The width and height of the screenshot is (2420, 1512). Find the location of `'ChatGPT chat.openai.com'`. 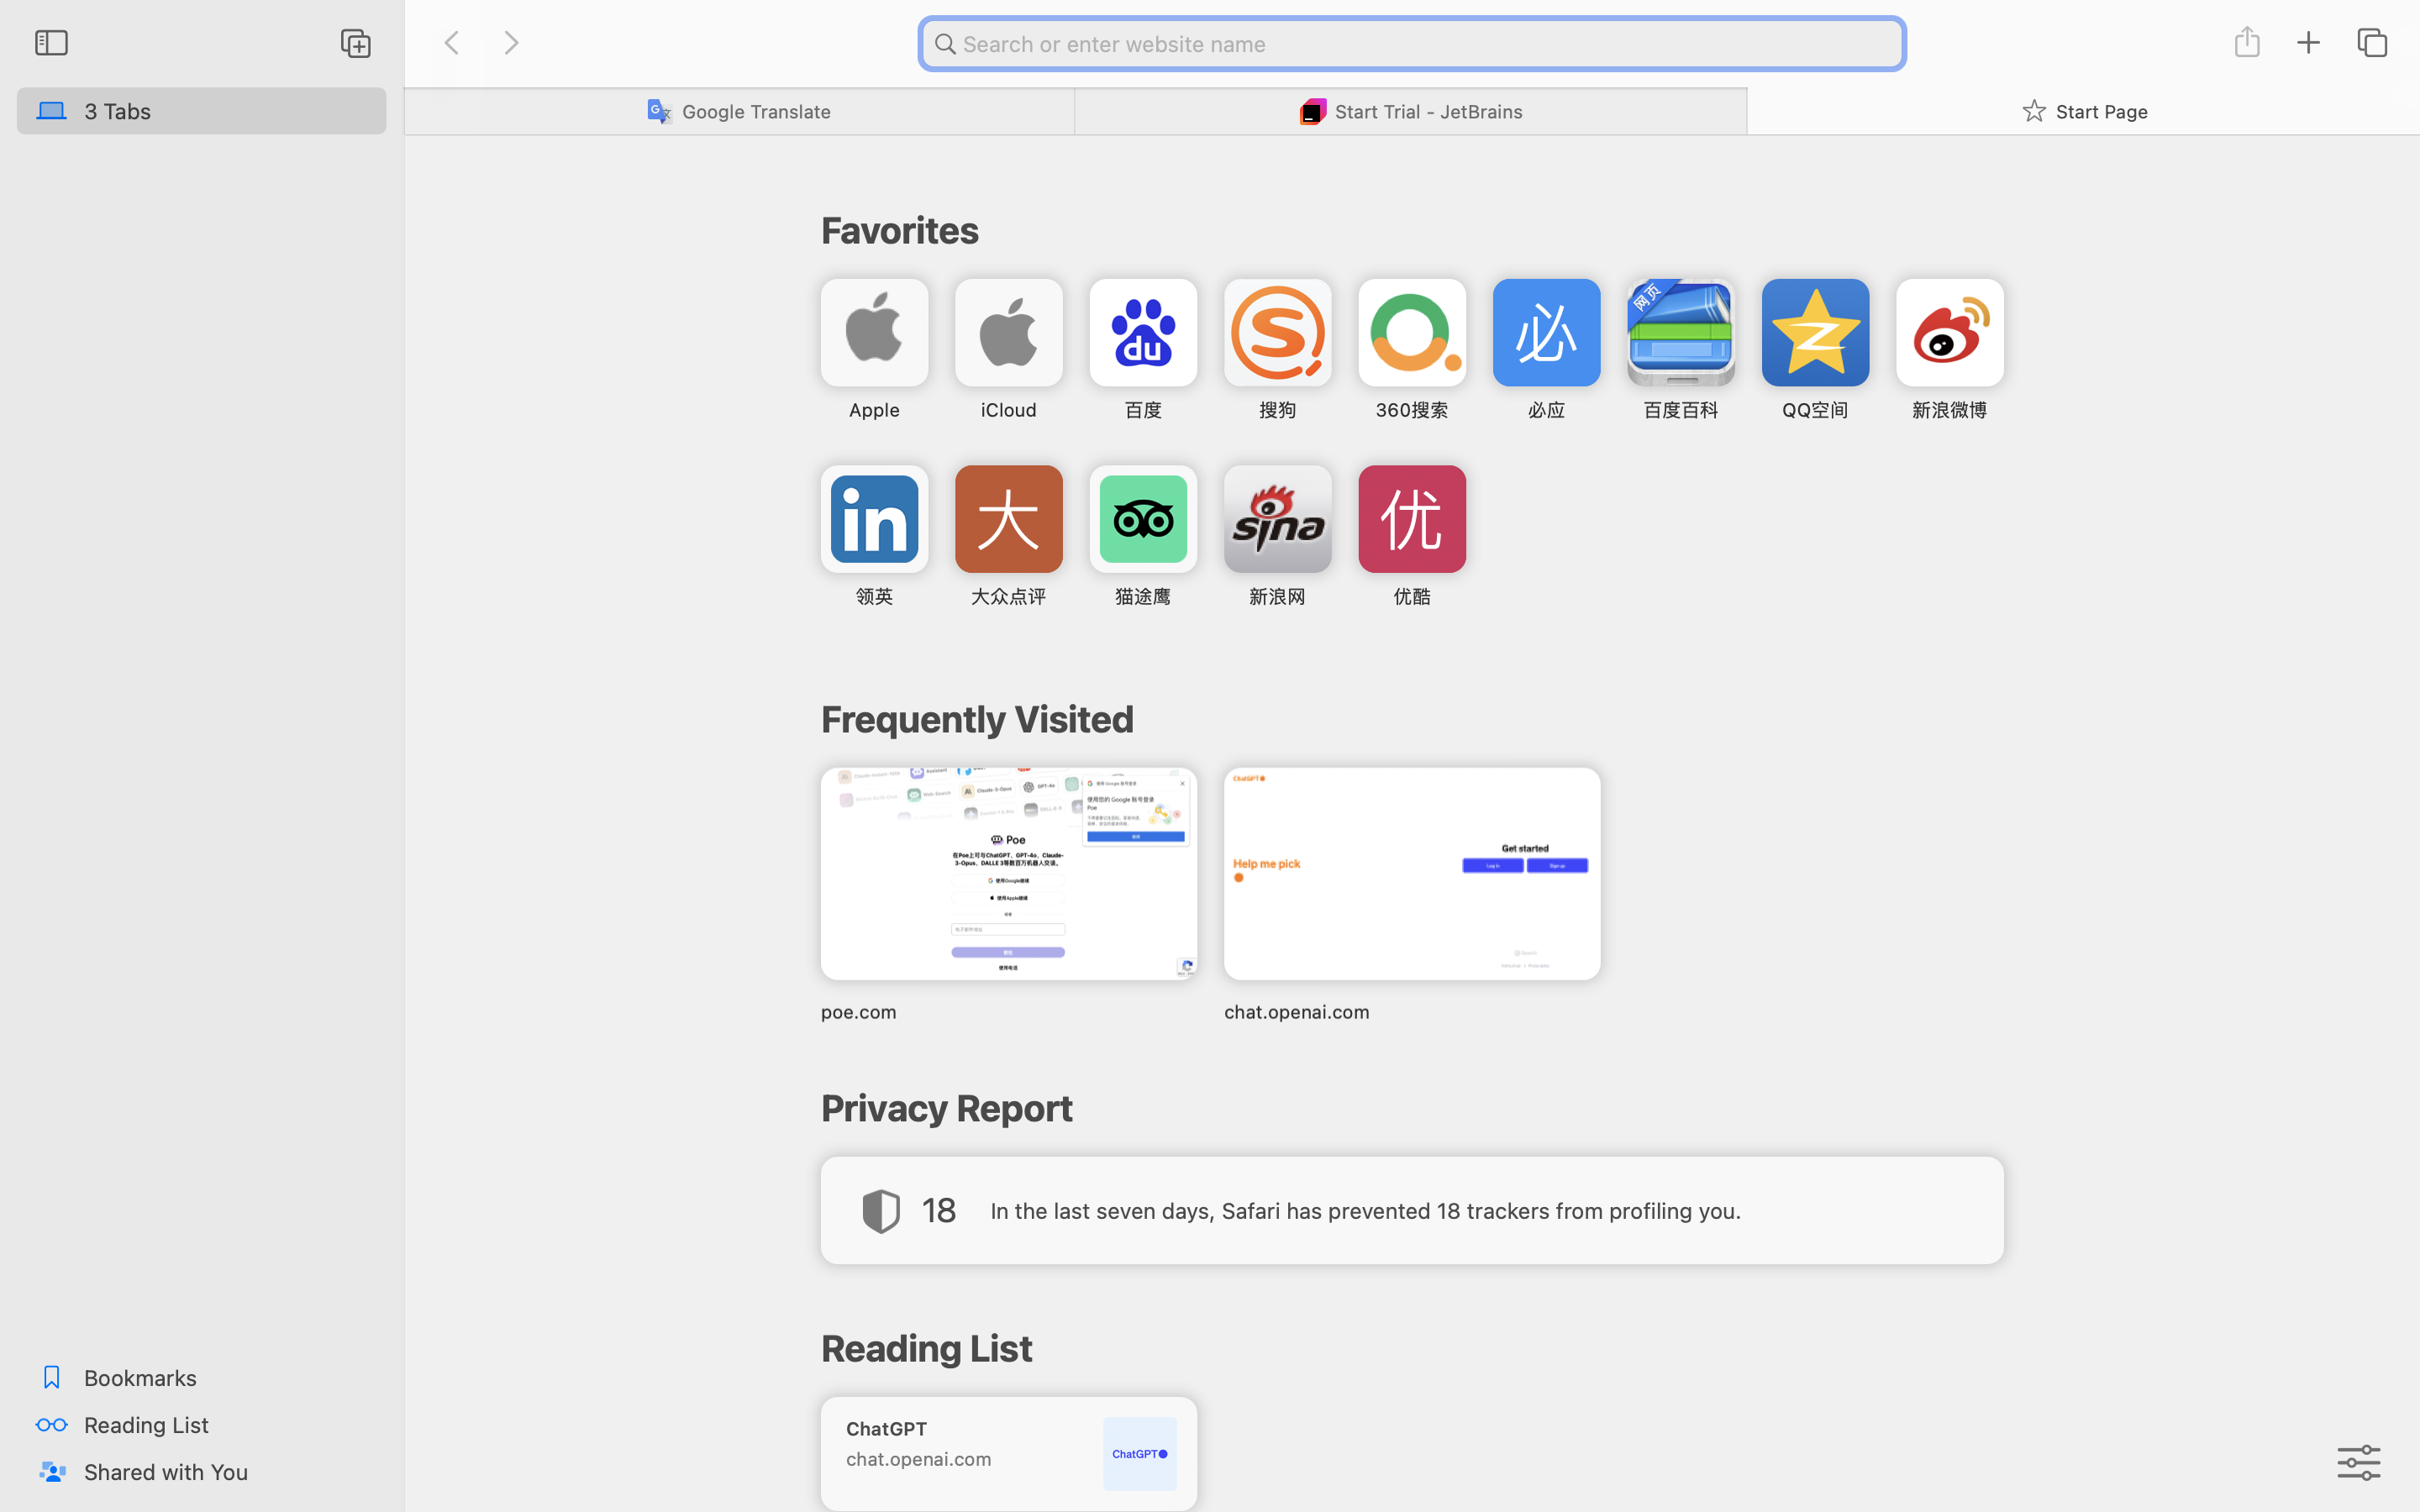

'ChatGPT chat.openai.com' is located at coordinates (1007, 1452).